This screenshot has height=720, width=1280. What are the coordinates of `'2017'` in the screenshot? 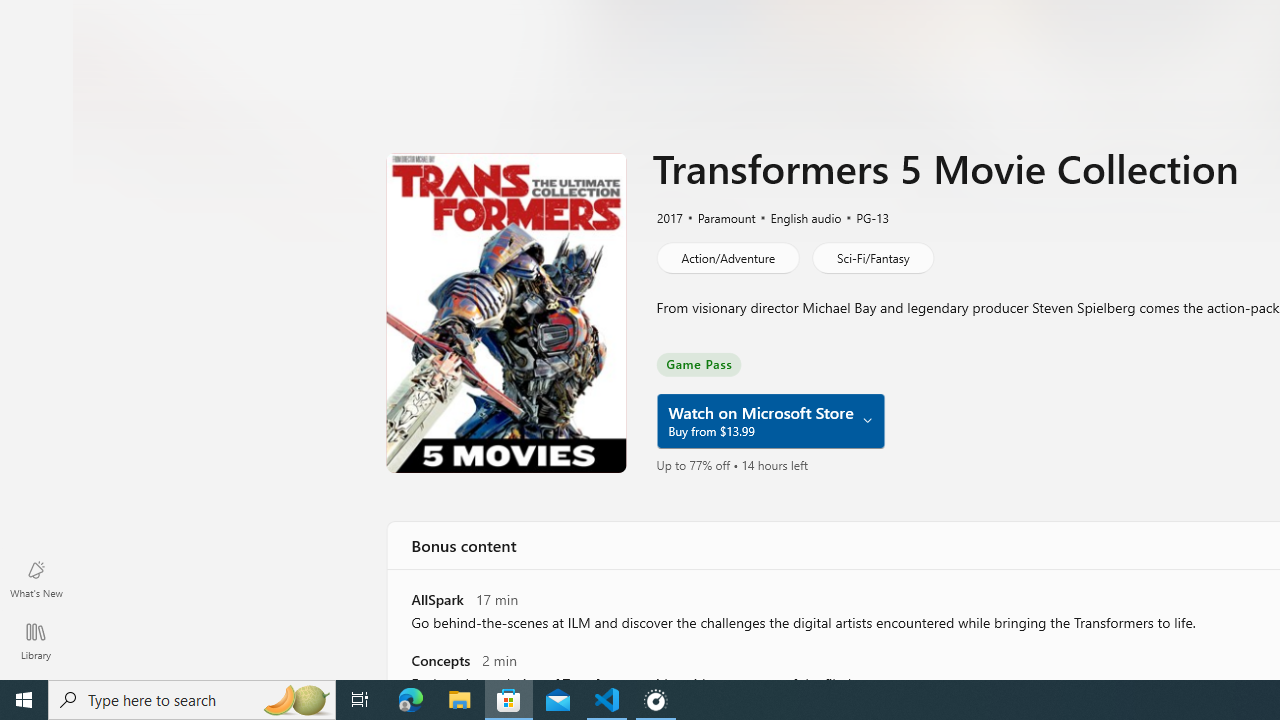 It's located at (668, 217).